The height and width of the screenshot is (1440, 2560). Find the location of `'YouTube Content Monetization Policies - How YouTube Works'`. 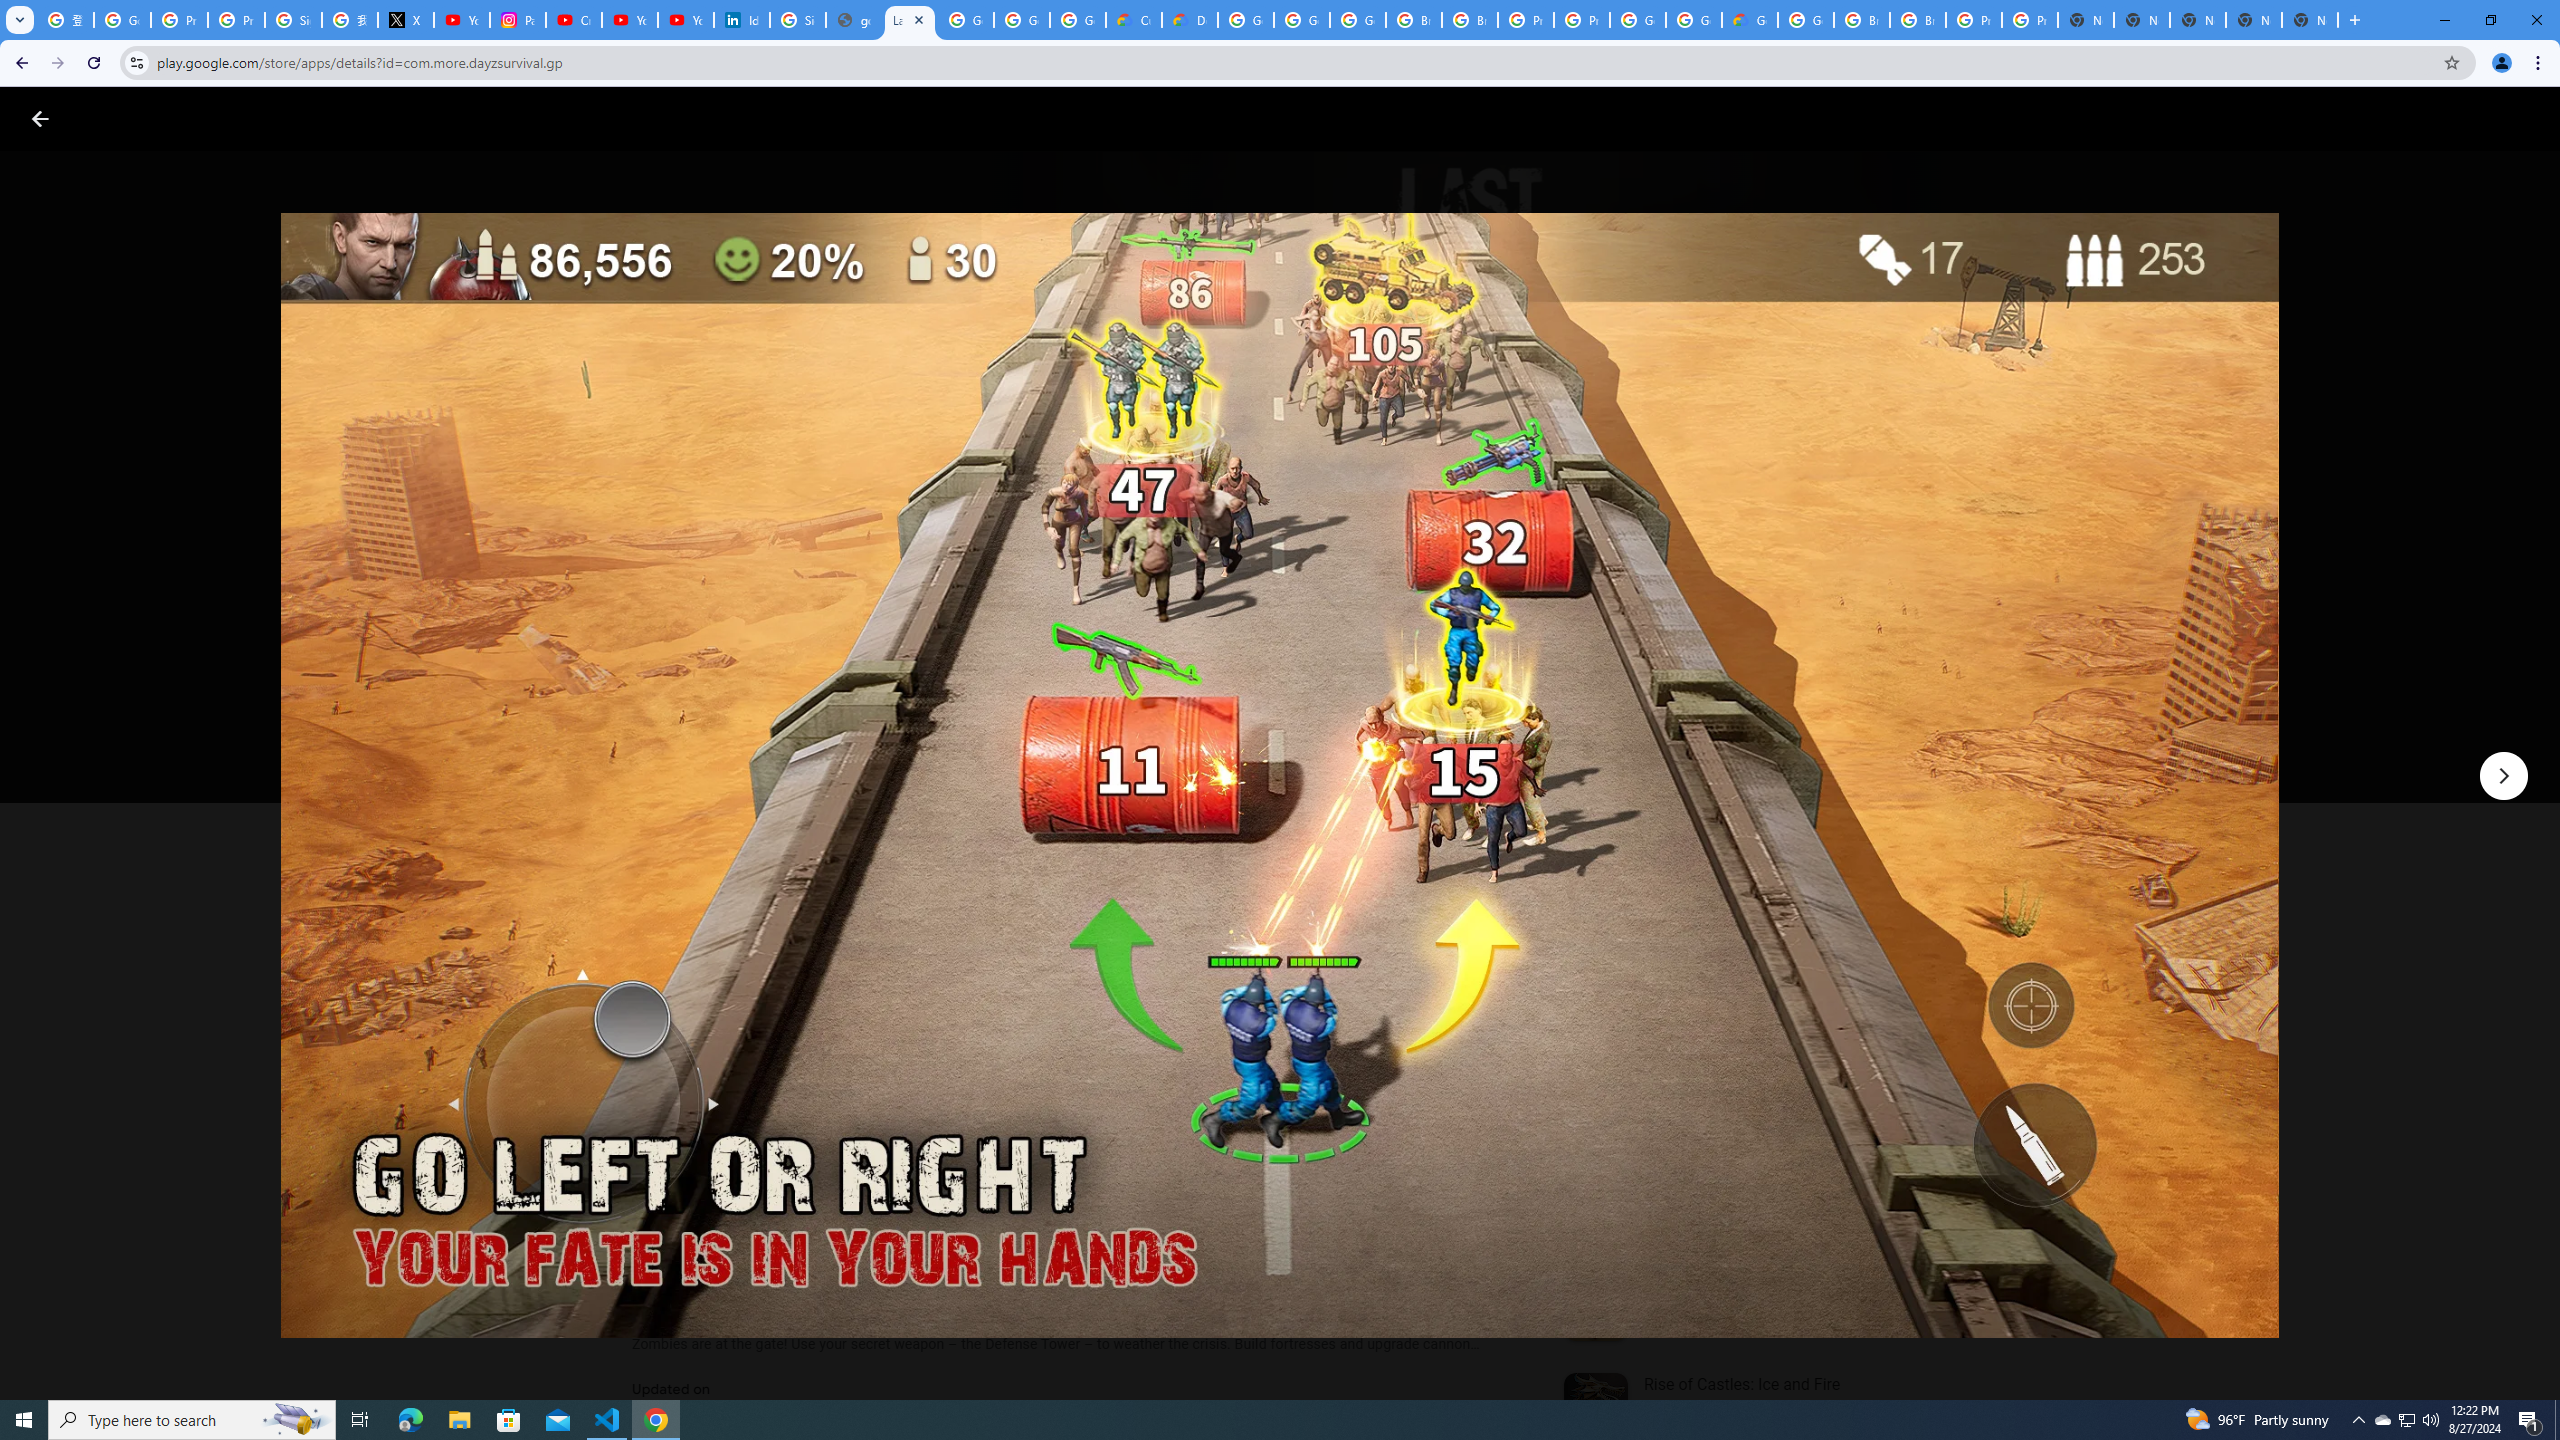

'YouTube Content Monetization Policies - How YouTube Works' is located at coordinates (461, 19).